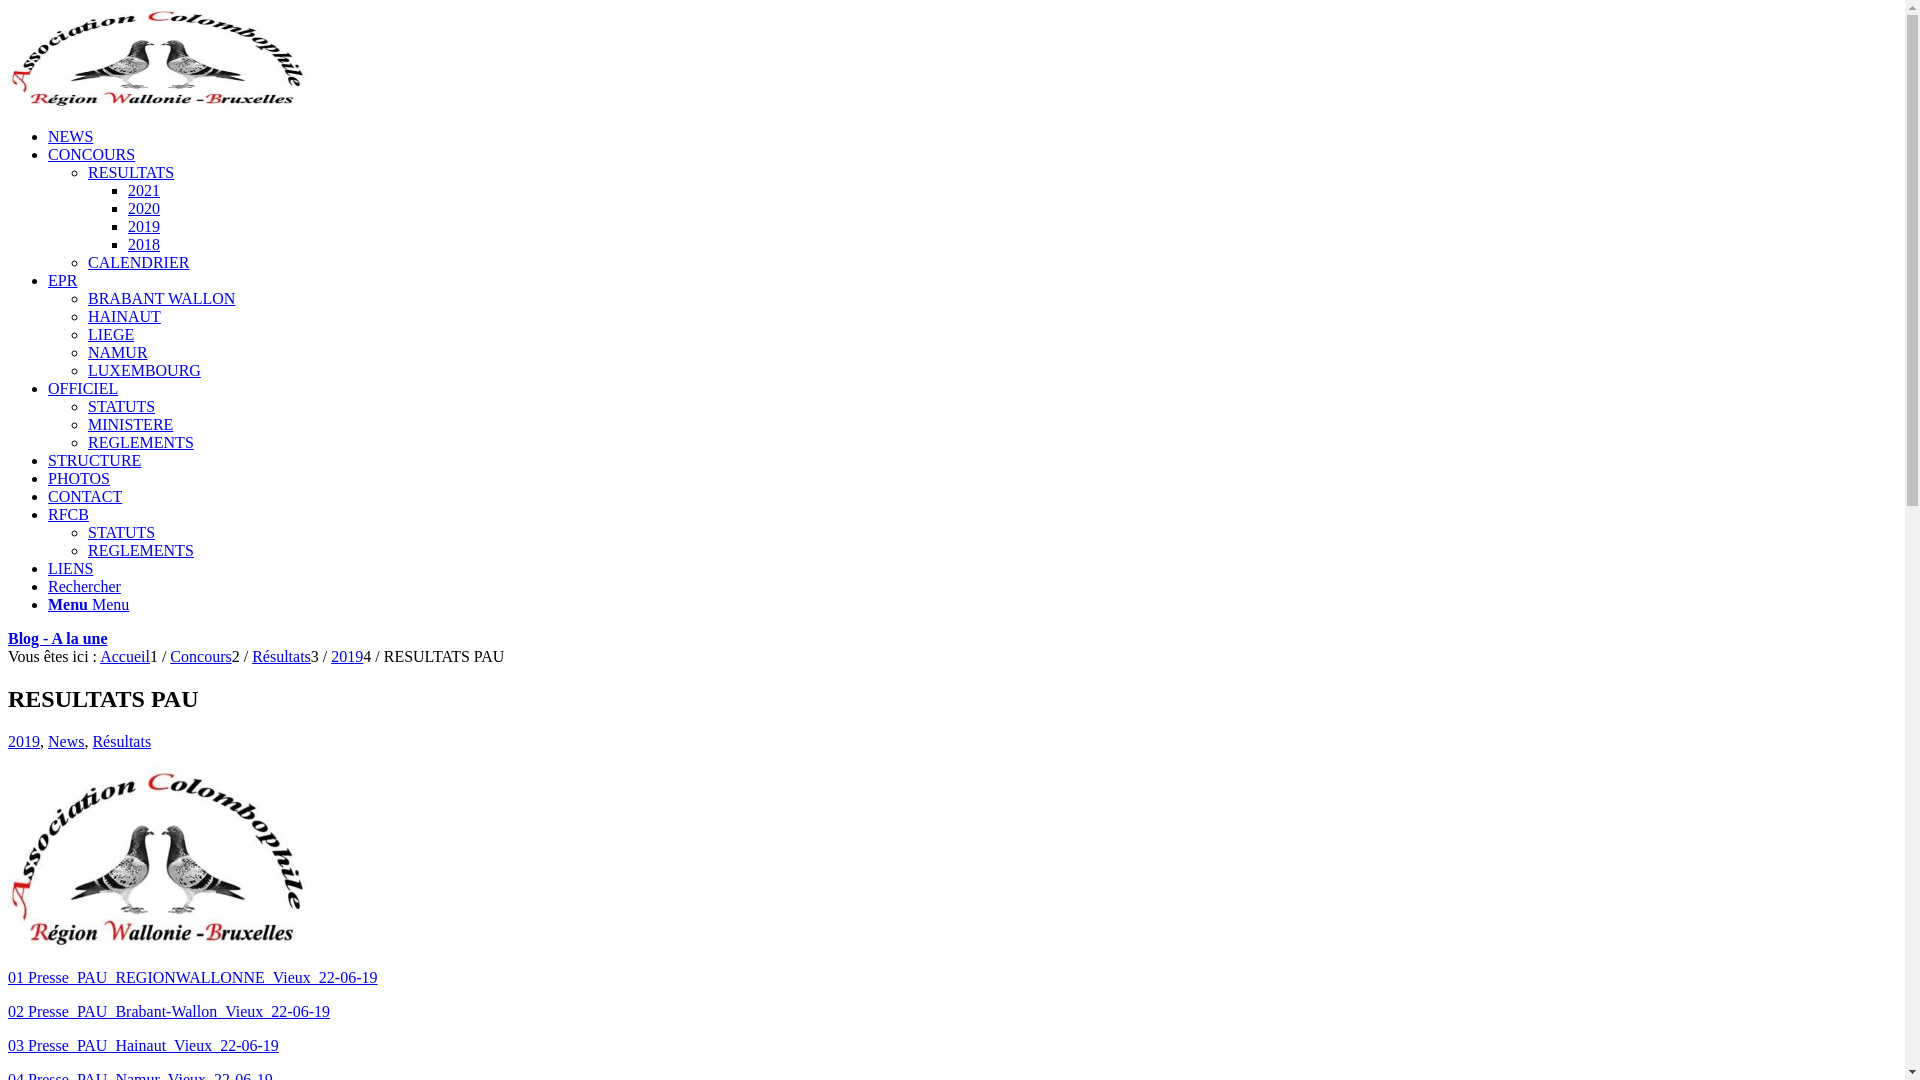 The image size is (1920, 1080). Describe the element at coordinates (81, 388) in the screenshot. I see `'OFFICIEL'` at that location.